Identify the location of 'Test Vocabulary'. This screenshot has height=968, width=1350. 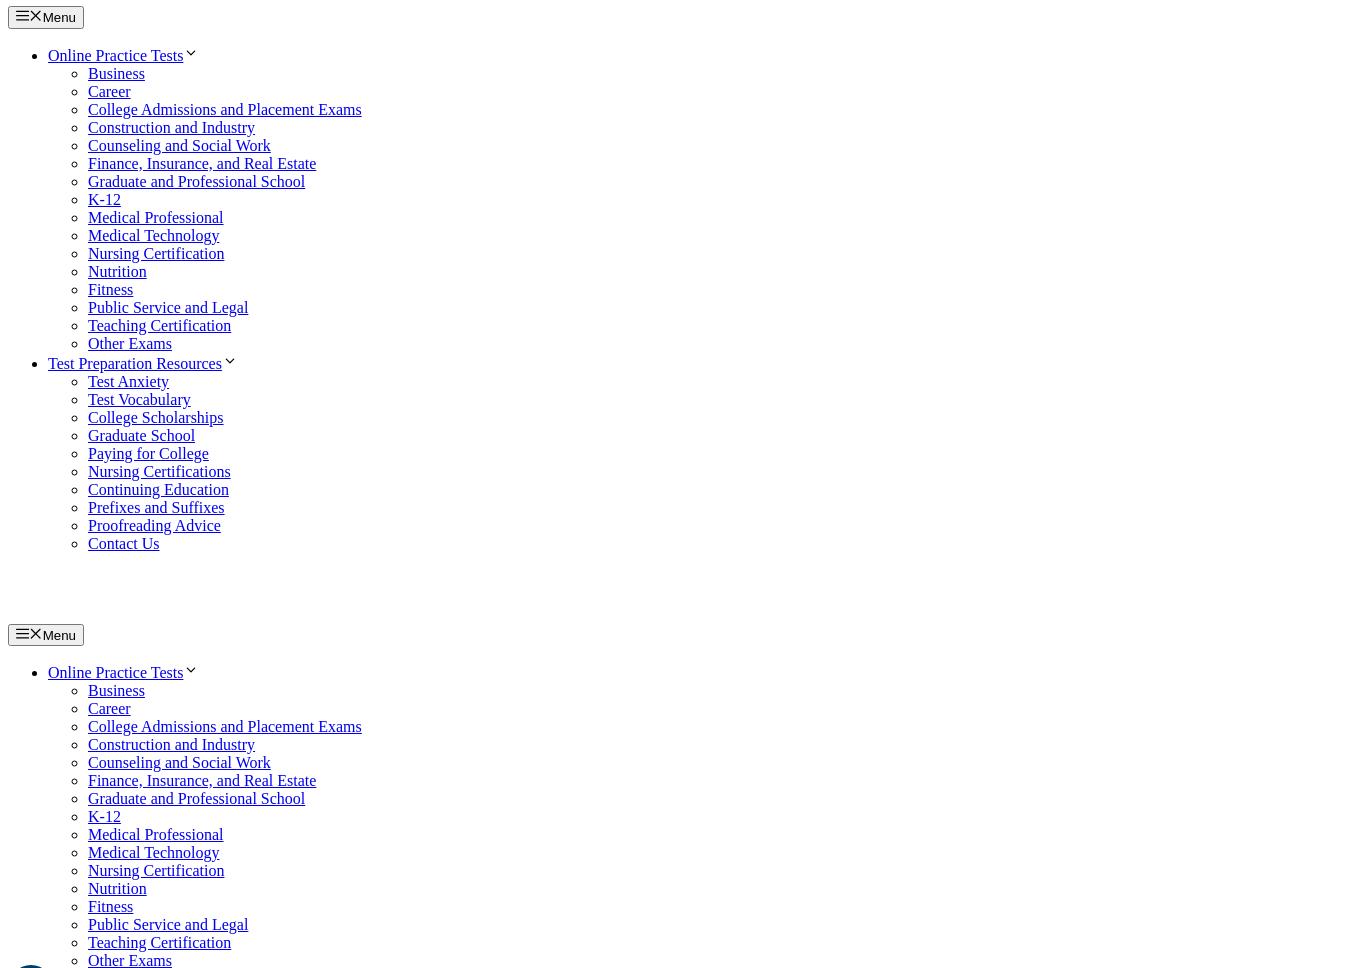
(139, 397).